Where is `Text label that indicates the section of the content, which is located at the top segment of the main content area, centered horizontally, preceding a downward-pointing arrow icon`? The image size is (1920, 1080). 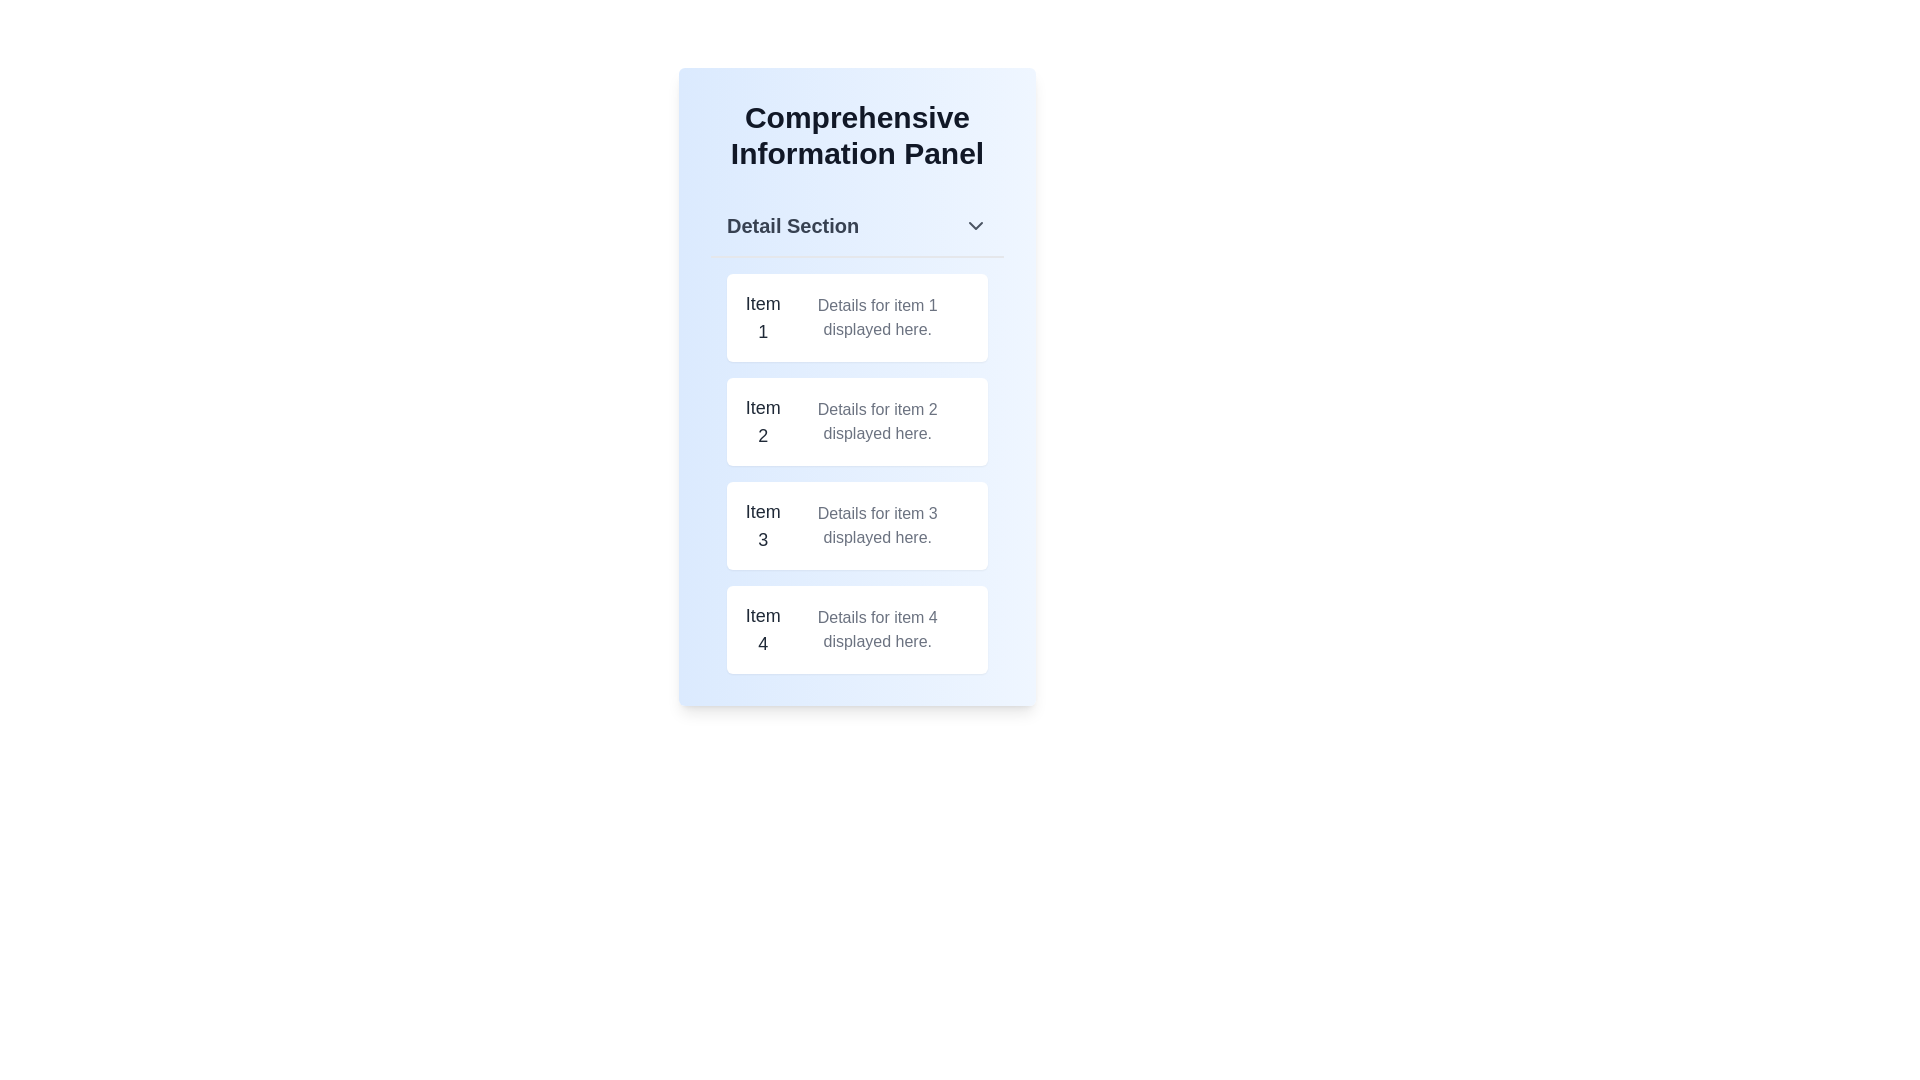 Text label that indicates the section of the content, which is located at the top segment of the main content area, centered horizontally, preceding a downward-pointing arrow icon is located at coordinates (792, 225).